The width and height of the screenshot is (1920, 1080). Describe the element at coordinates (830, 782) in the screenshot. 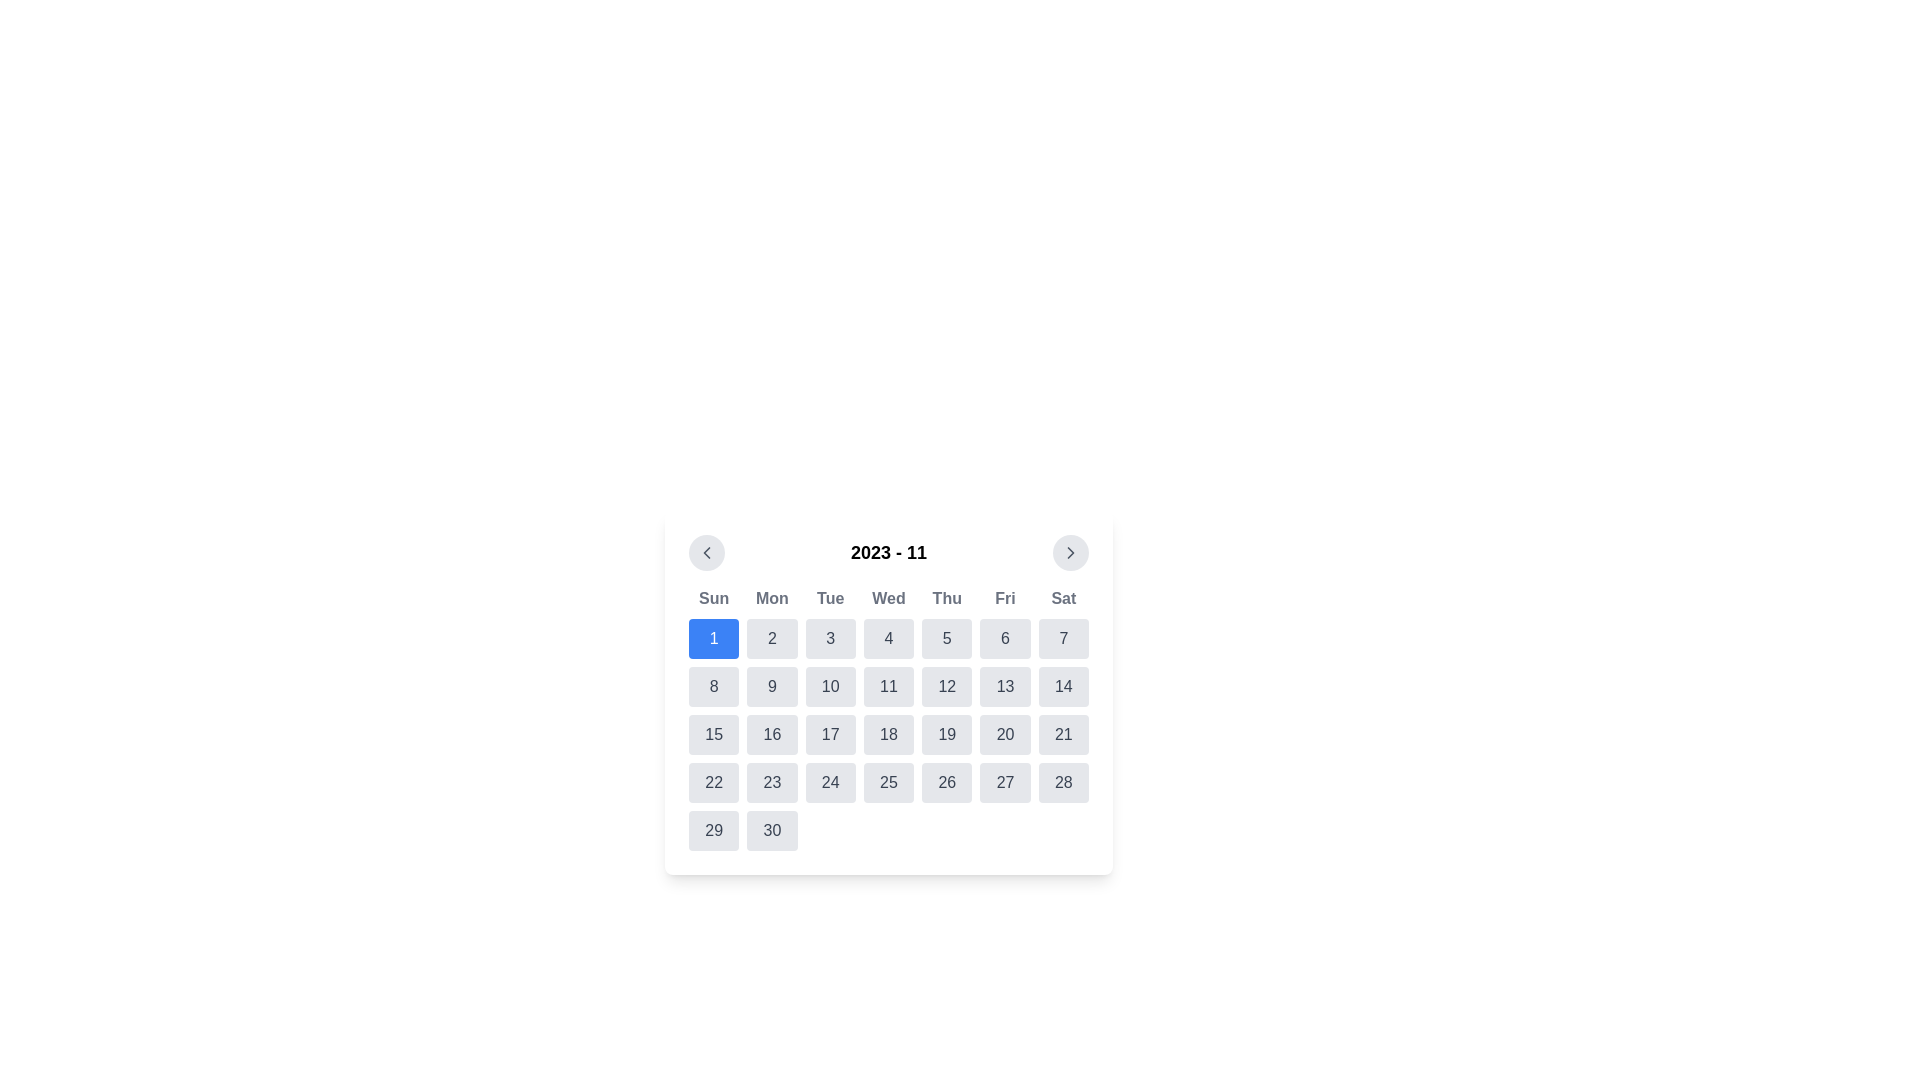

I see `the button representing the 24th day in the calendar interface for November 2023, located in the fourth row and fourth column of the grid` at that location.